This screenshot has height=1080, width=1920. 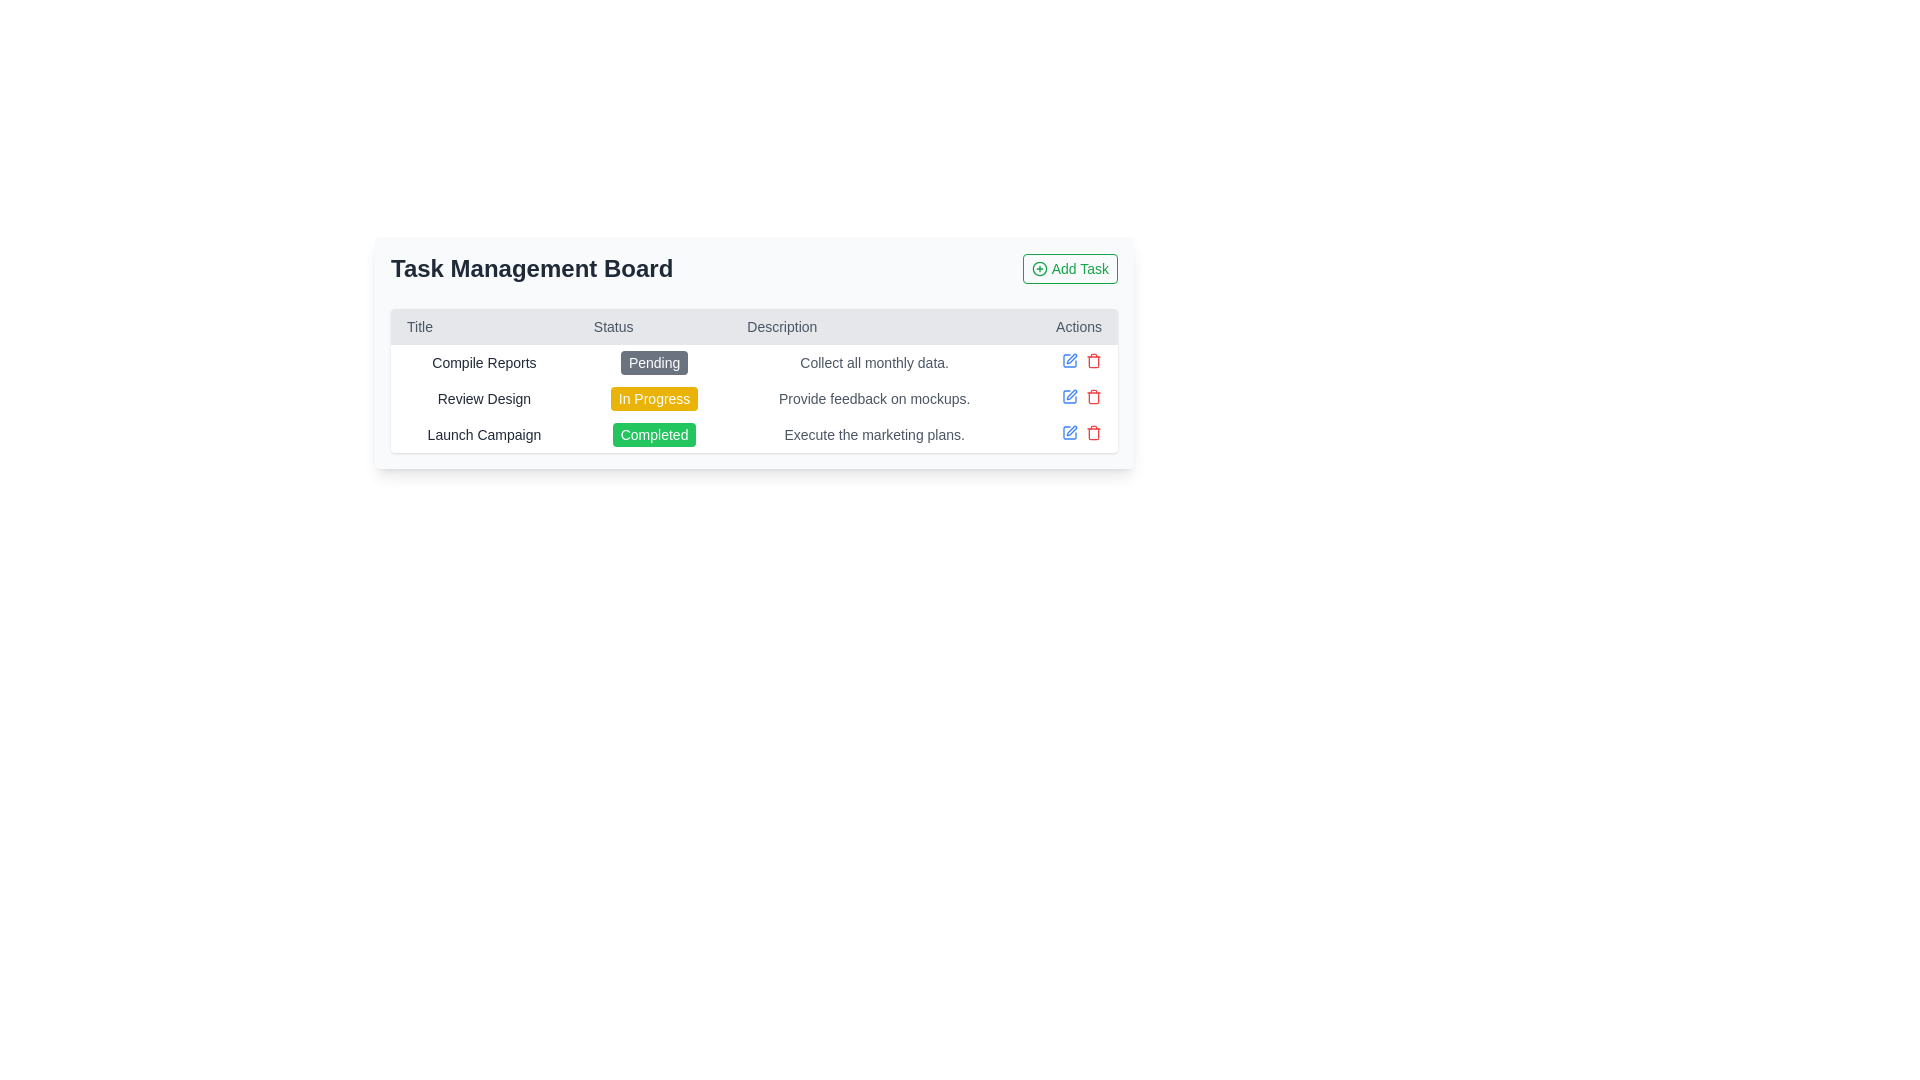 What do you see at coordinates (1093, 397) in the screenshot?
I see `the delete icon button located in the 'Actions' column of the third row in the table` at bounding box center [1093, 397].